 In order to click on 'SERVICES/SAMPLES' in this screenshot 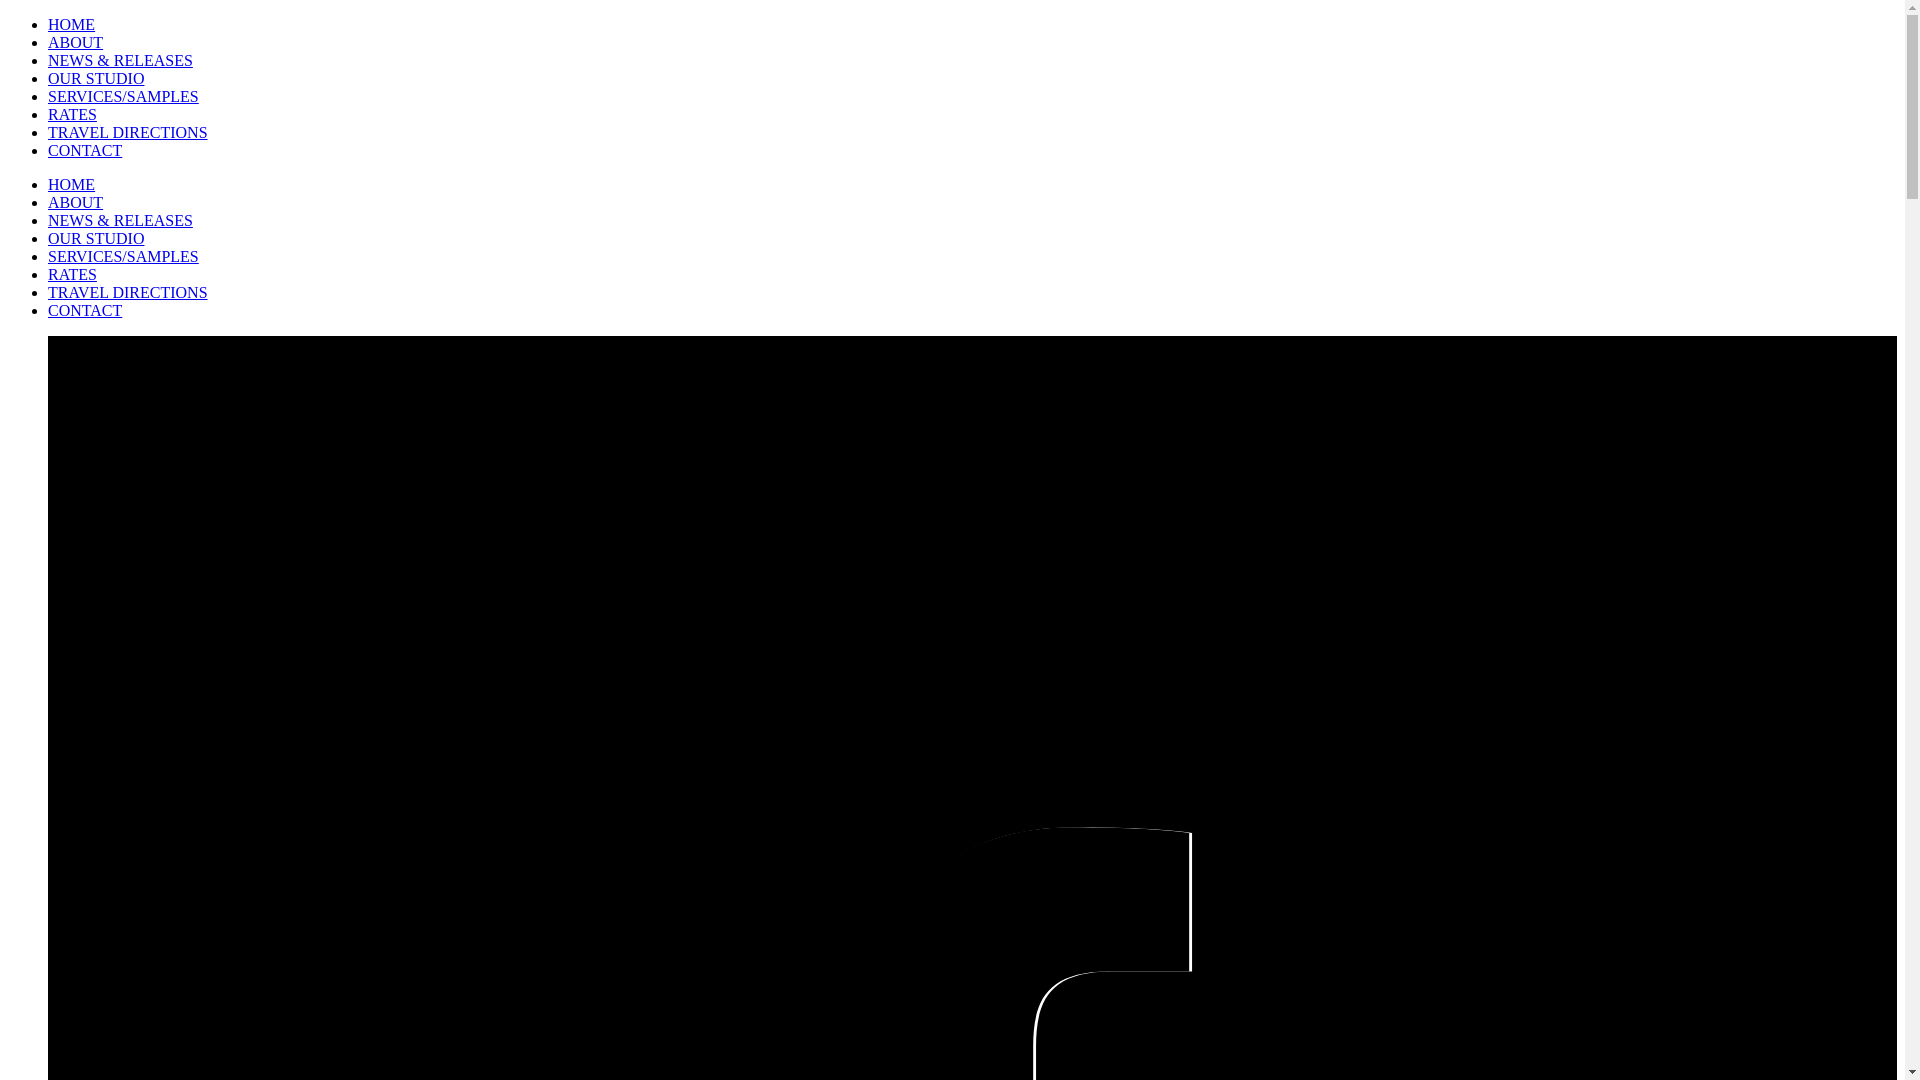, I will do `click(122, 96)`.